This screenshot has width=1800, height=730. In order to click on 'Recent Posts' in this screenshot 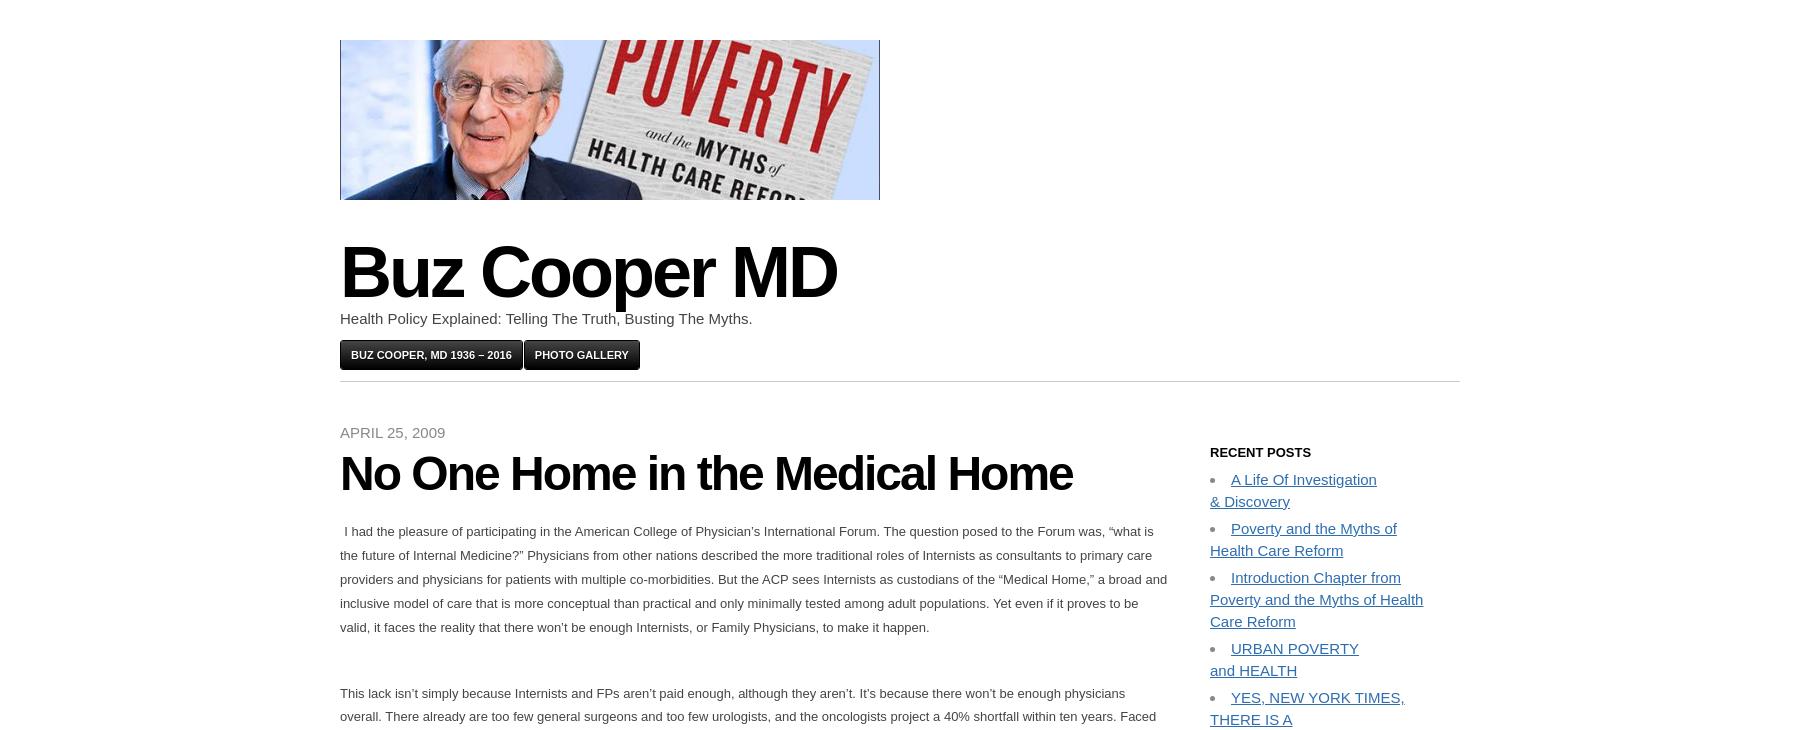, I will do `click(1260, 451)`.